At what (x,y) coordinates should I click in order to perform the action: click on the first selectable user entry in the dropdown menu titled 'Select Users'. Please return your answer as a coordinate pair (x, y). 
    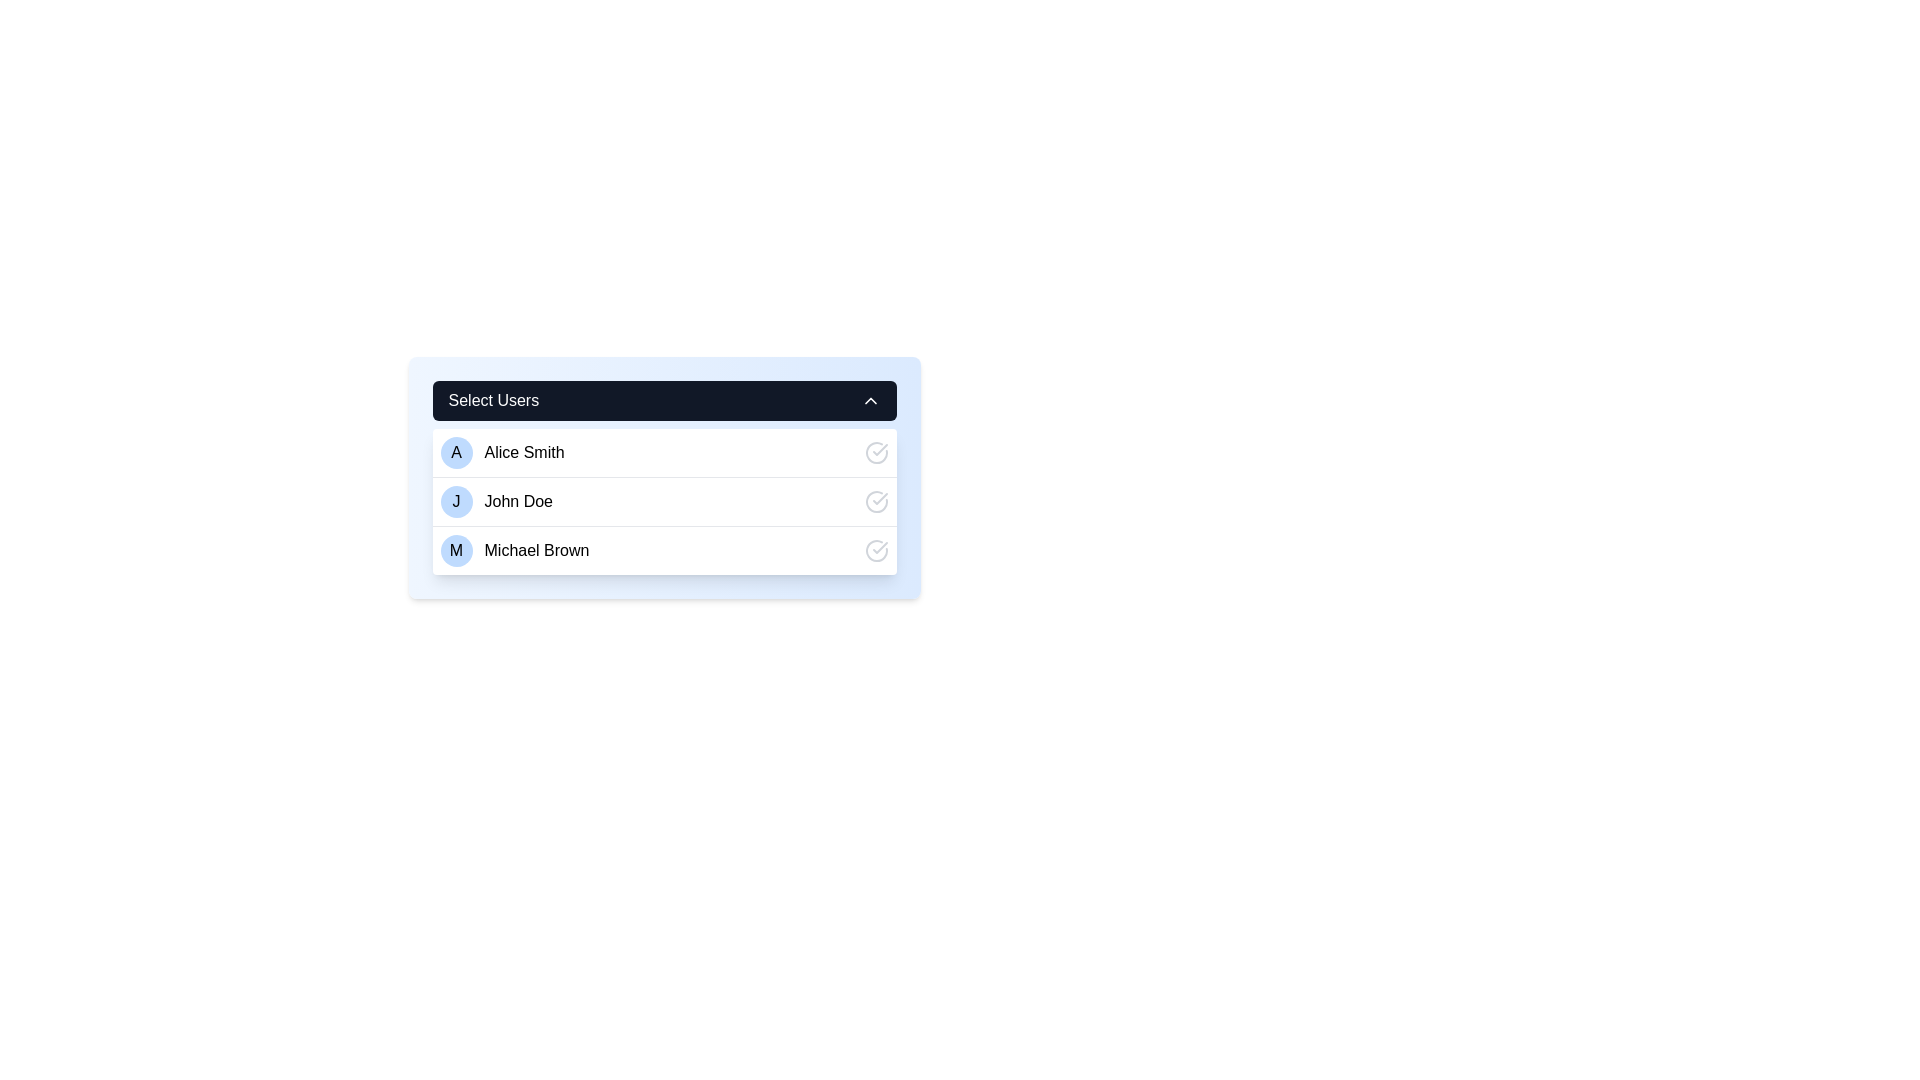
    Looking at the image, I should click on (664, 452).